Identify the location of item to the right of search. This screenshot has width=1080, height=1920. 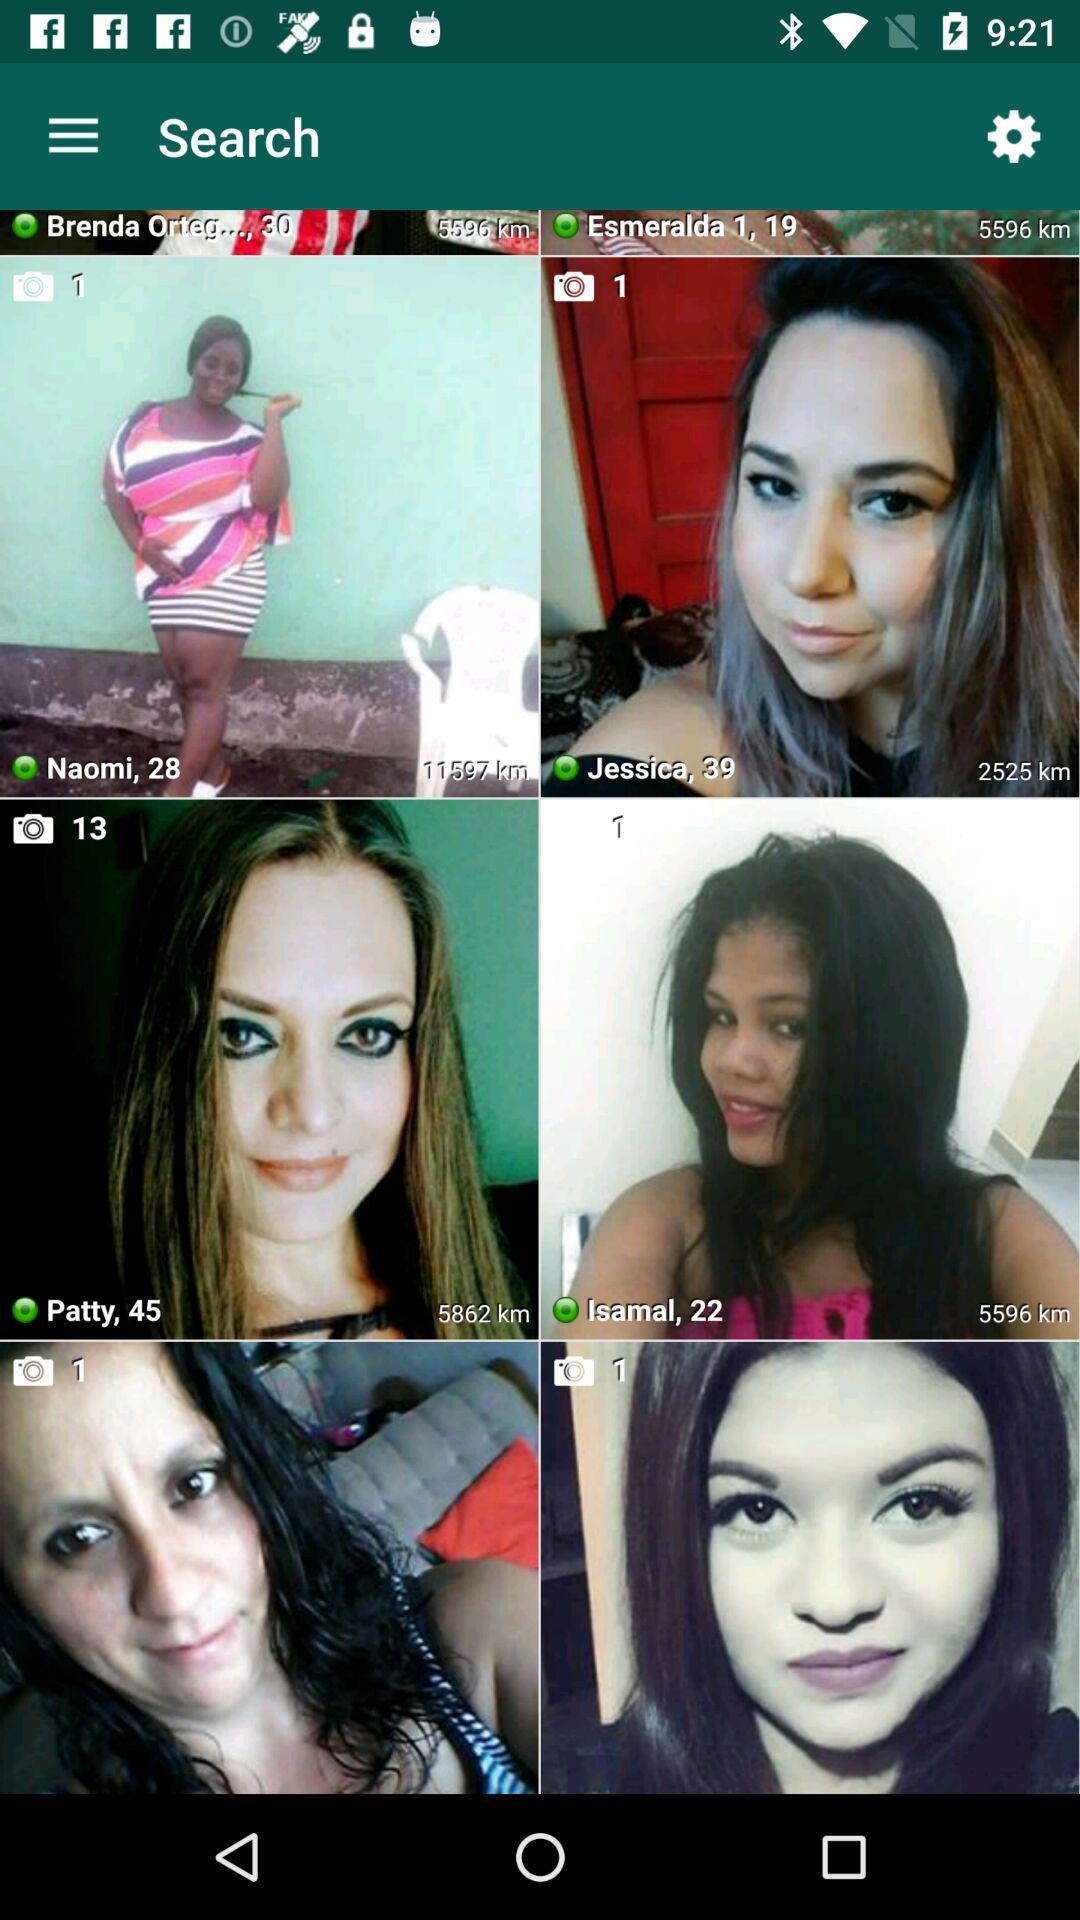
(1014, 135).